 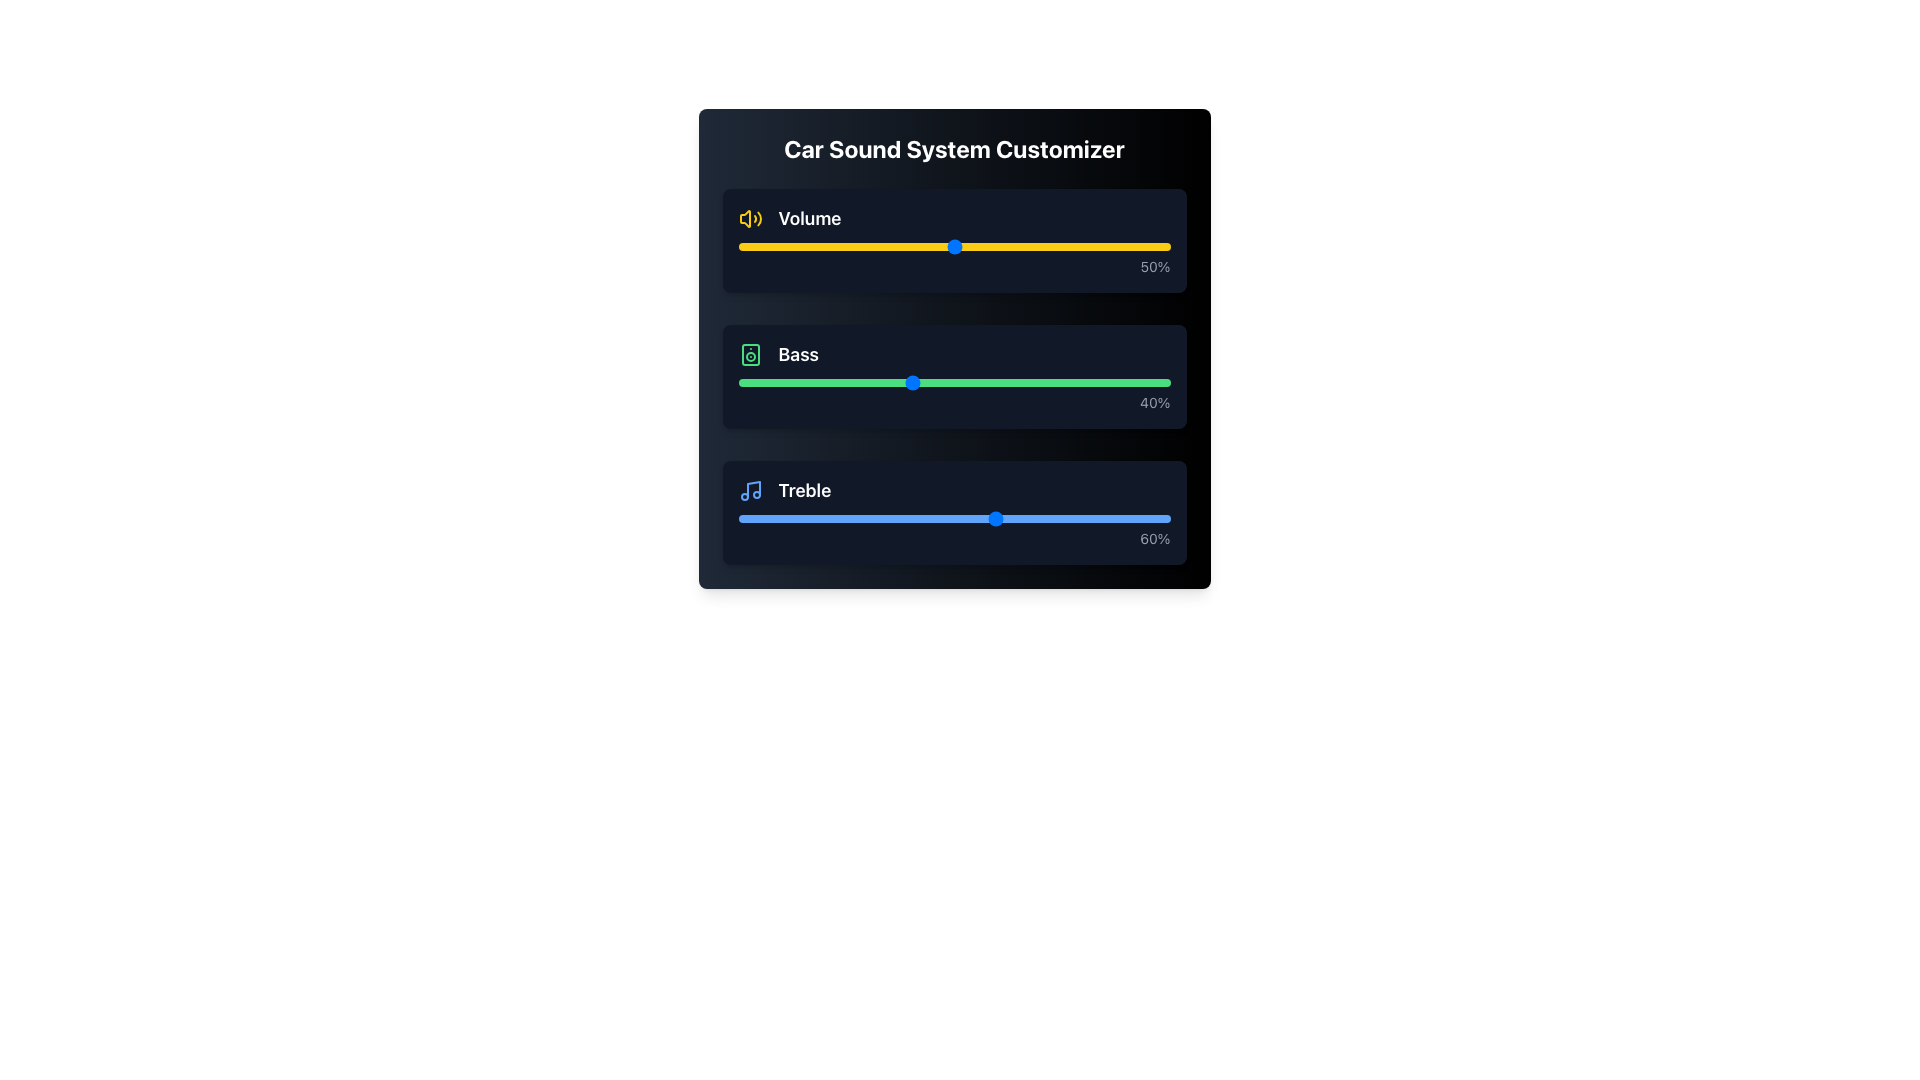 I want to click on volume, so click(x=785, y=245).